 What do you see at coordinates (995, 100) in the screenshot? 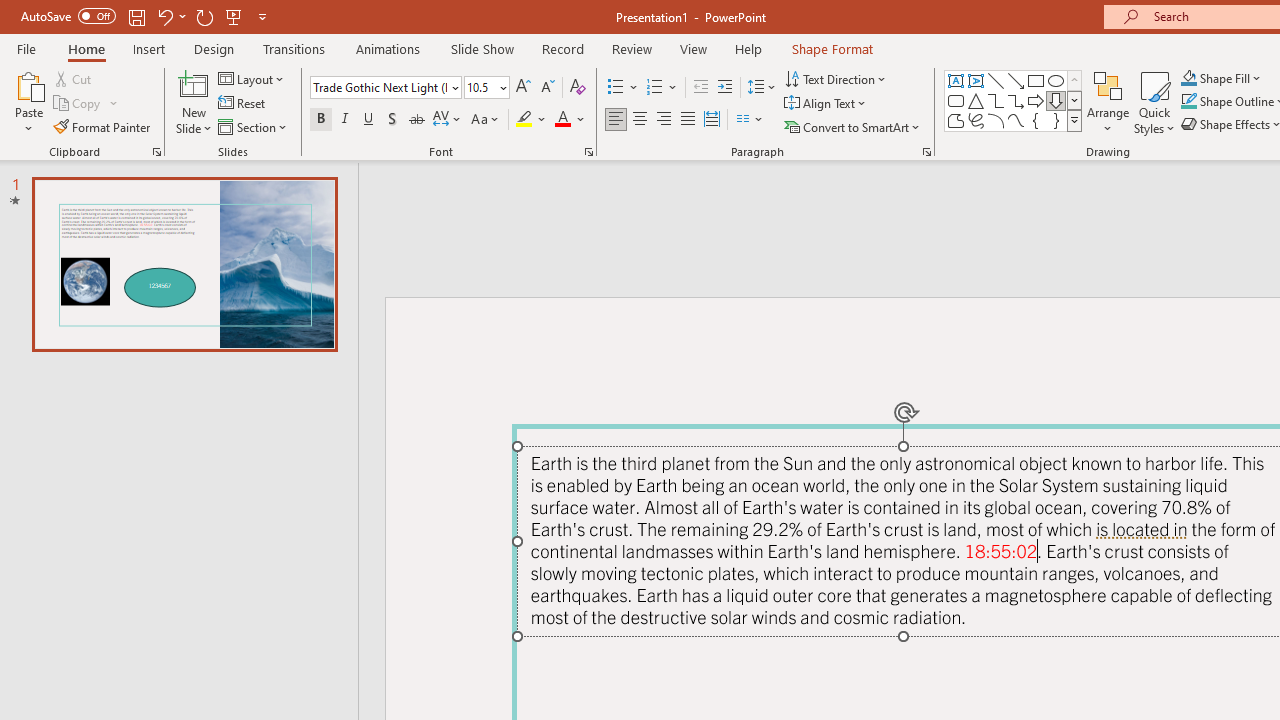
I see `'Connector: Elbow'` at bounding box center [995, 100].